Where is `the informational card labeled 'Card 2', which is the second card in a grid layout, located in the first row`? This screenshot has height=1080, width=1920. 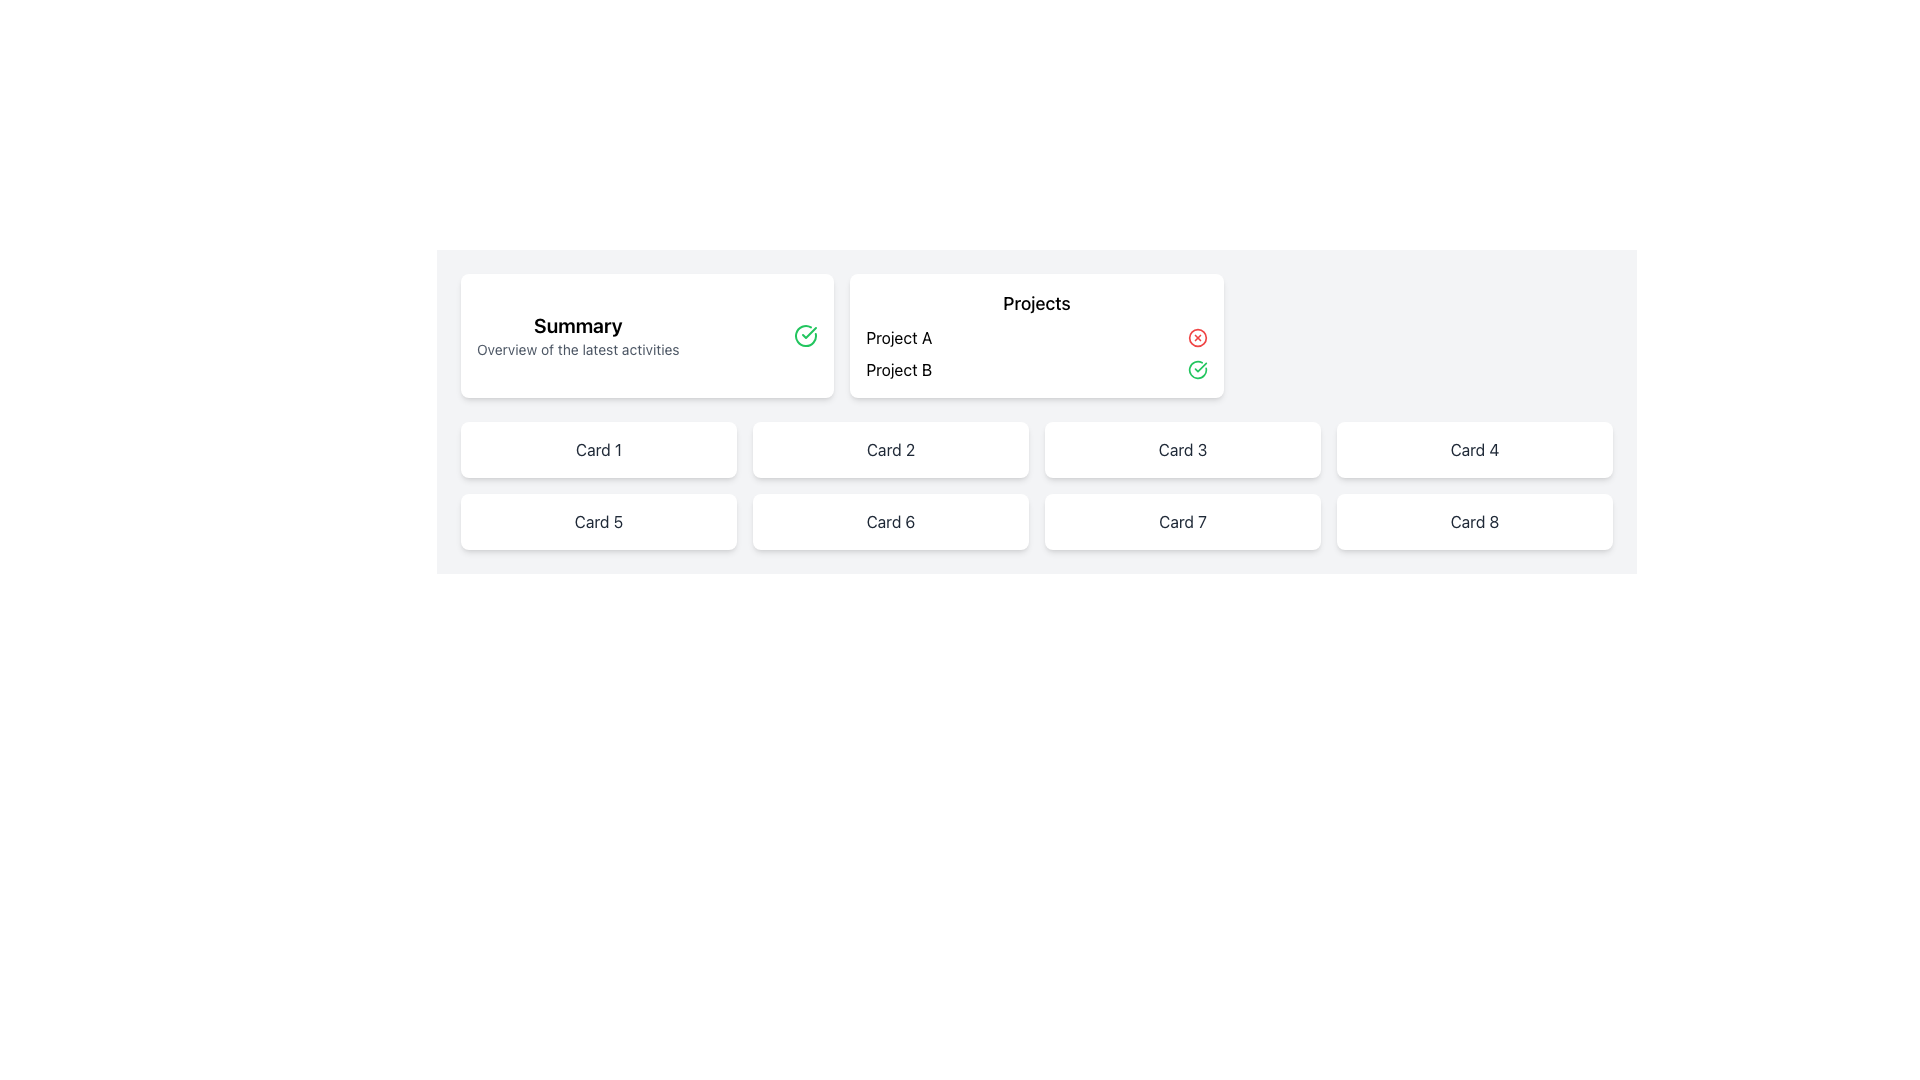 the informational card labeled 'Card 2', which is the second card in a grid layout, located in the first row is located at coordinates (890, 450).